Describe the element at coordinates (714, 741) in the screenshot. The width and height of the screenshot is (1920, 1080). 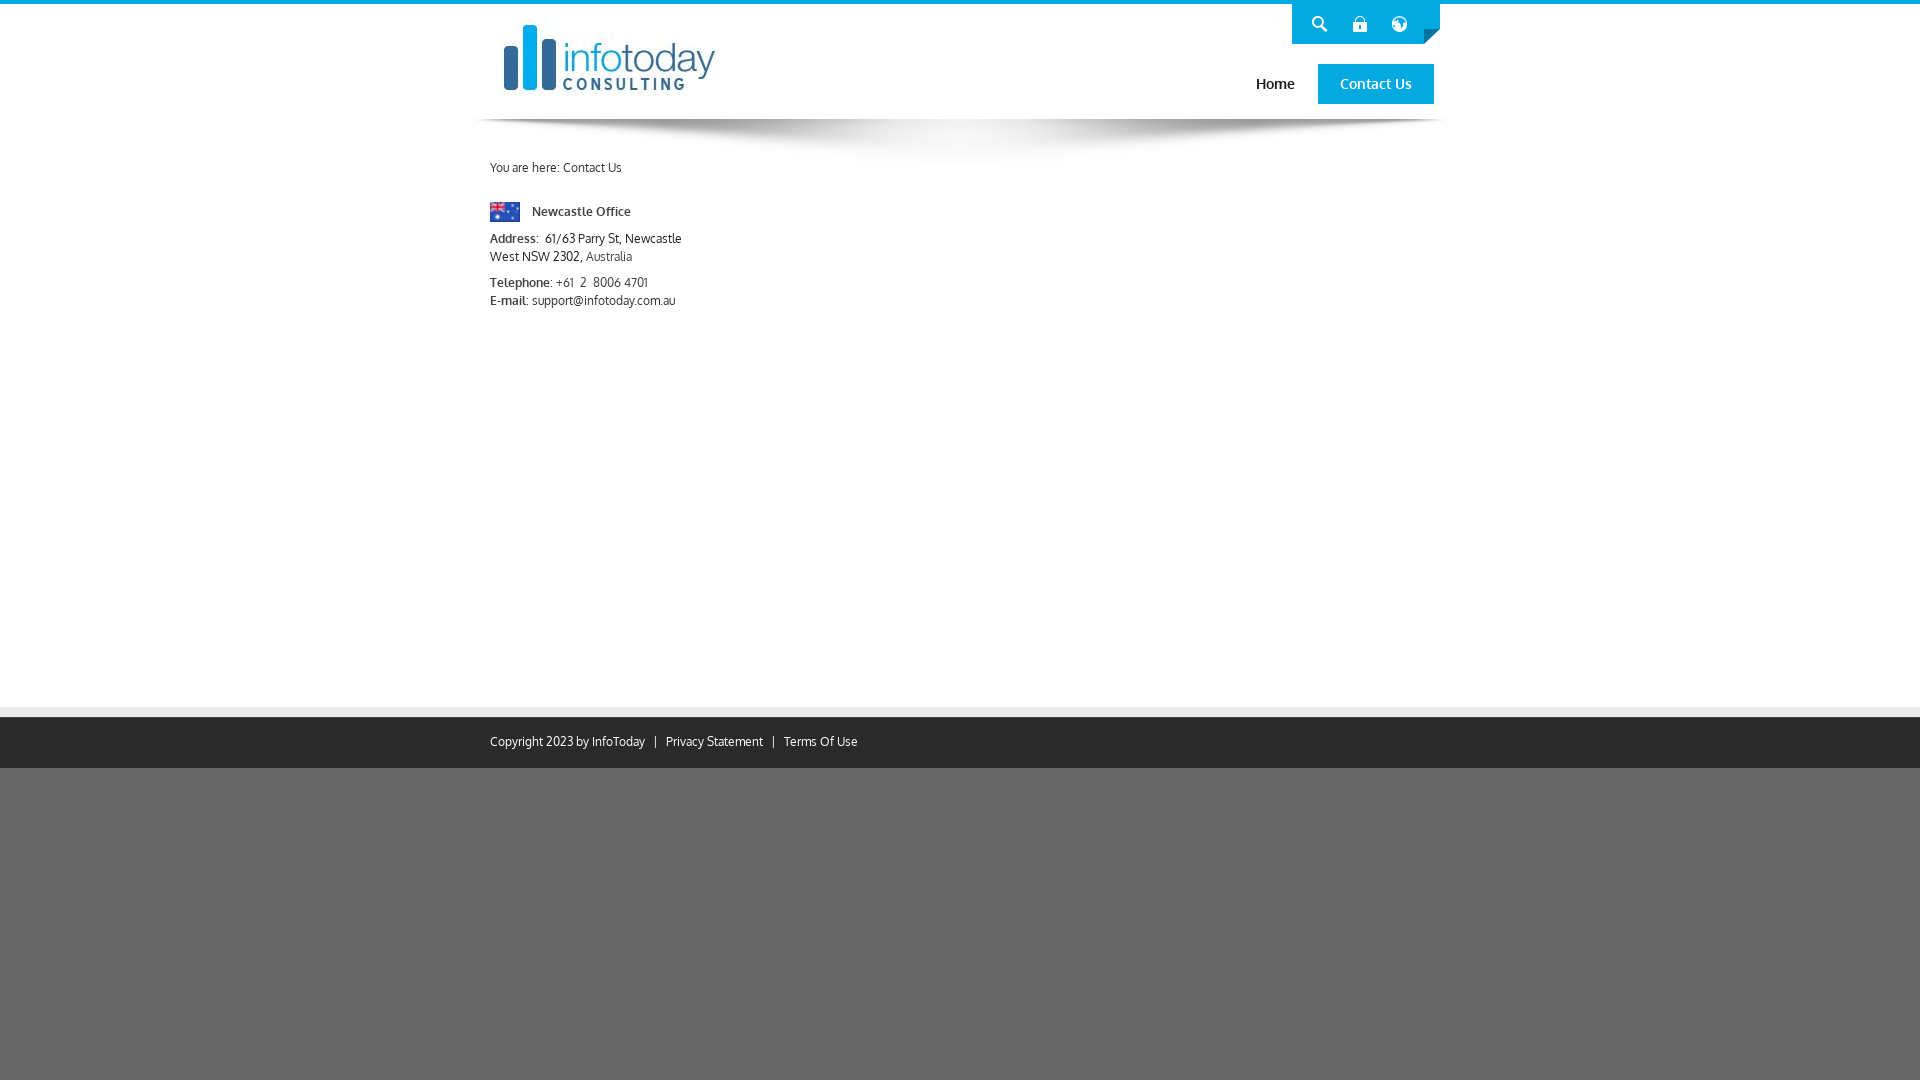
I see `'Privacy Statement'` at that location.